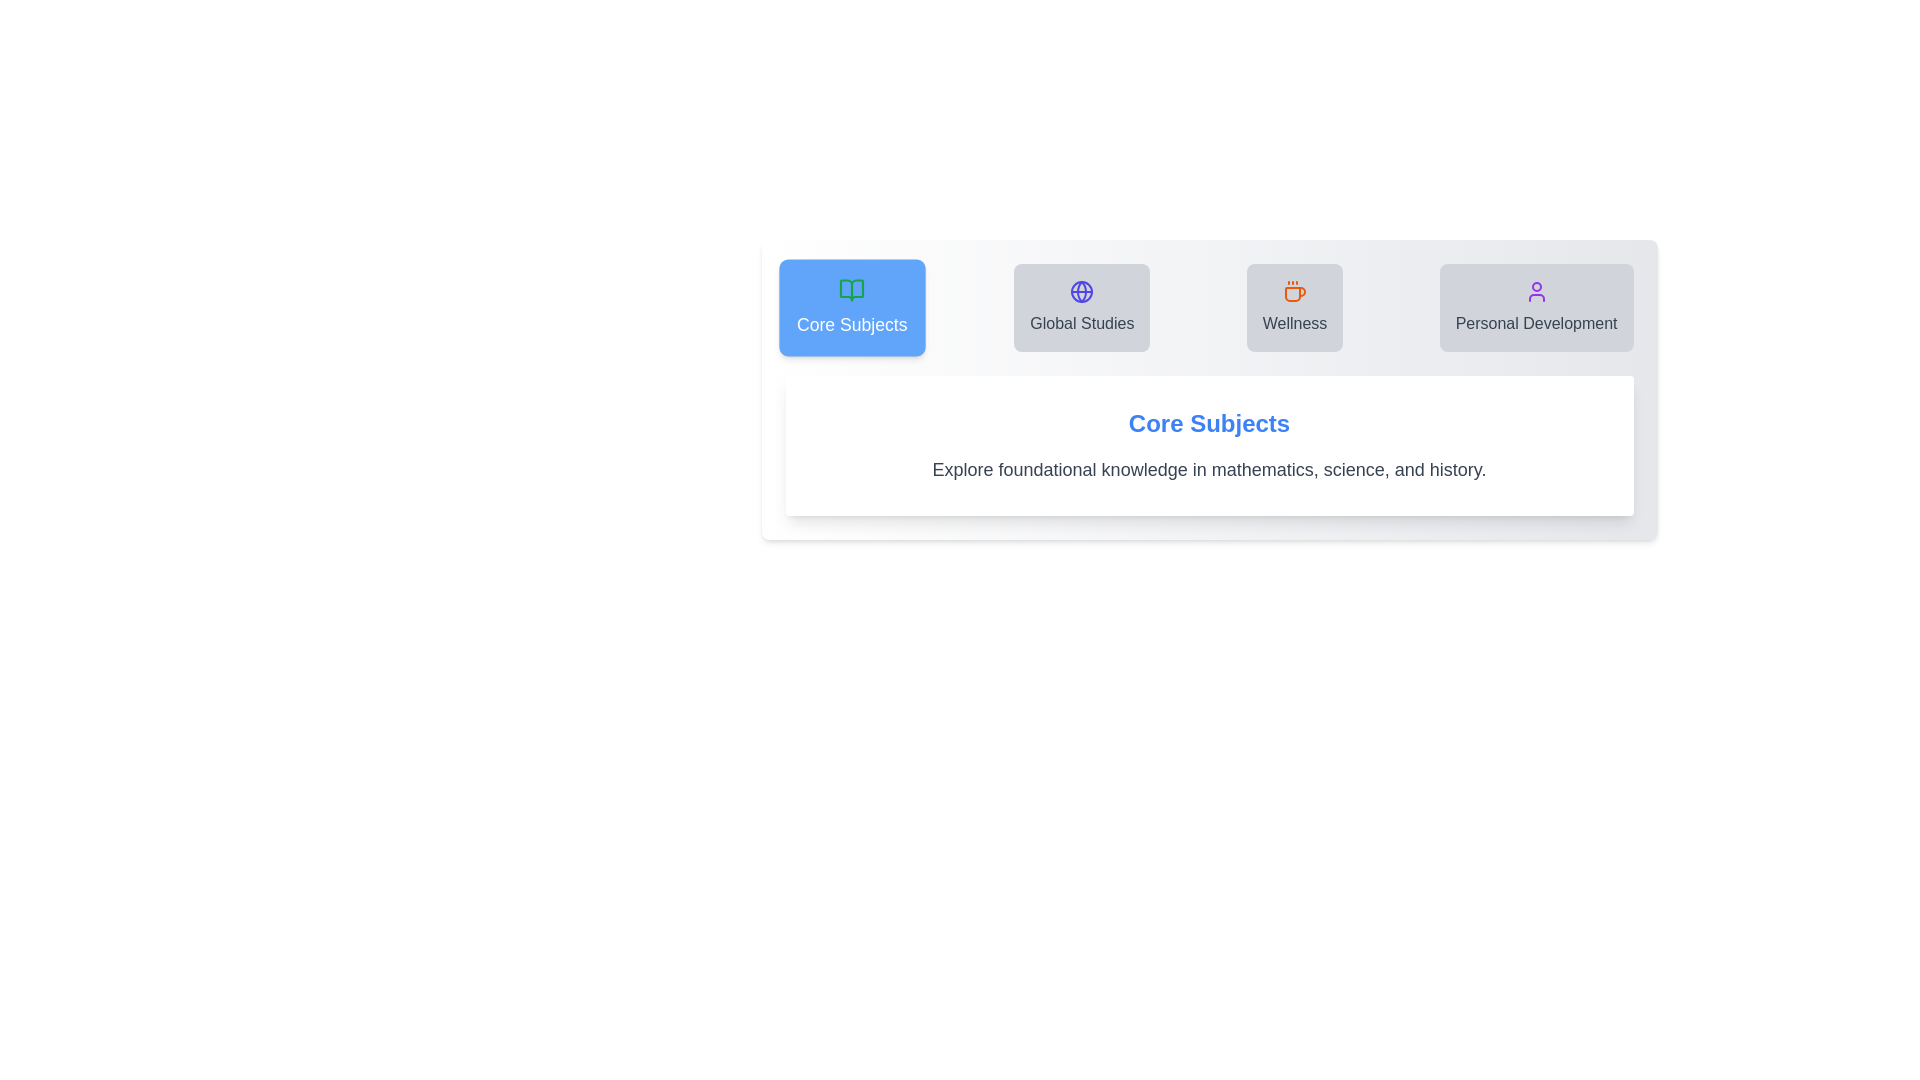 The height and width of the screenshot is (1080, 1920). Describe the element at coordinates (1535, 308) in the screenshot. I see `the tab labeled Personal Development to view its content` at that location.